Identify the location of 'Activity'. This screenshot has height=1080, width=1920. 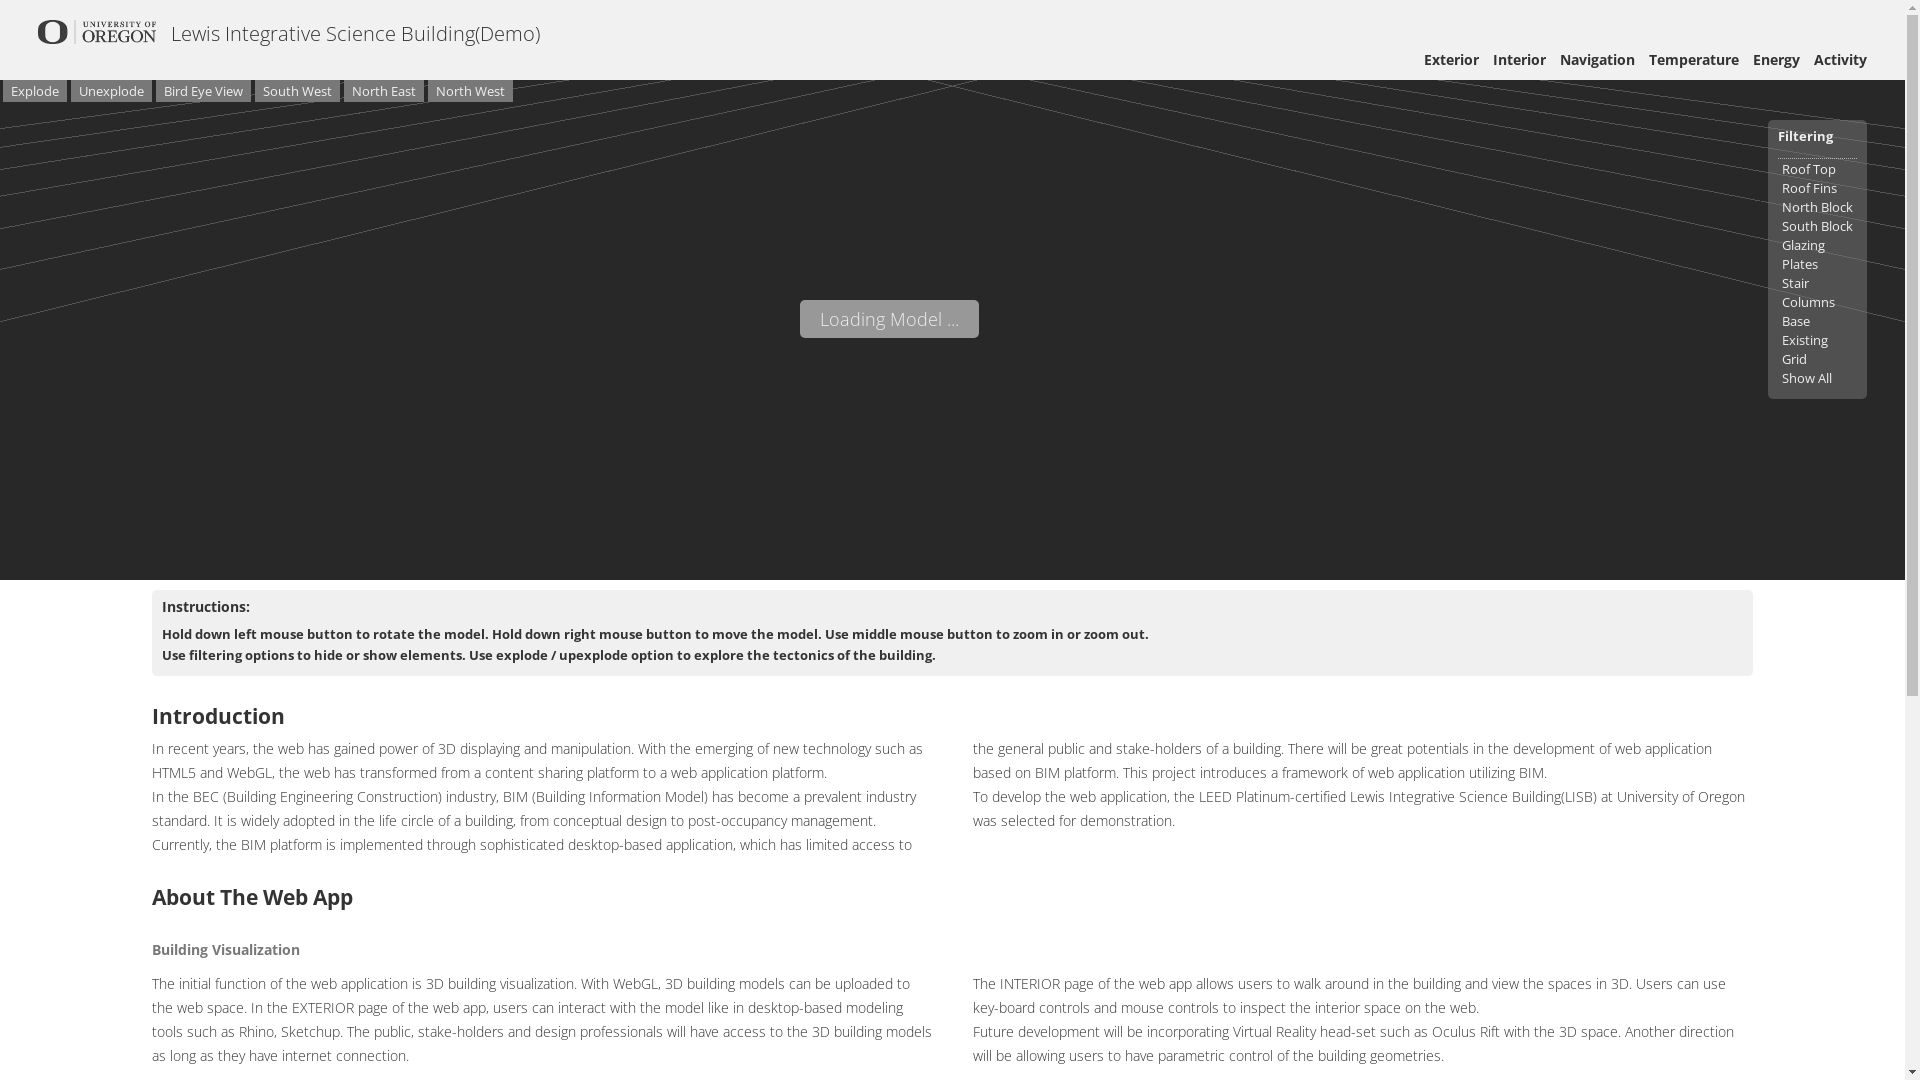
(1814, 58).